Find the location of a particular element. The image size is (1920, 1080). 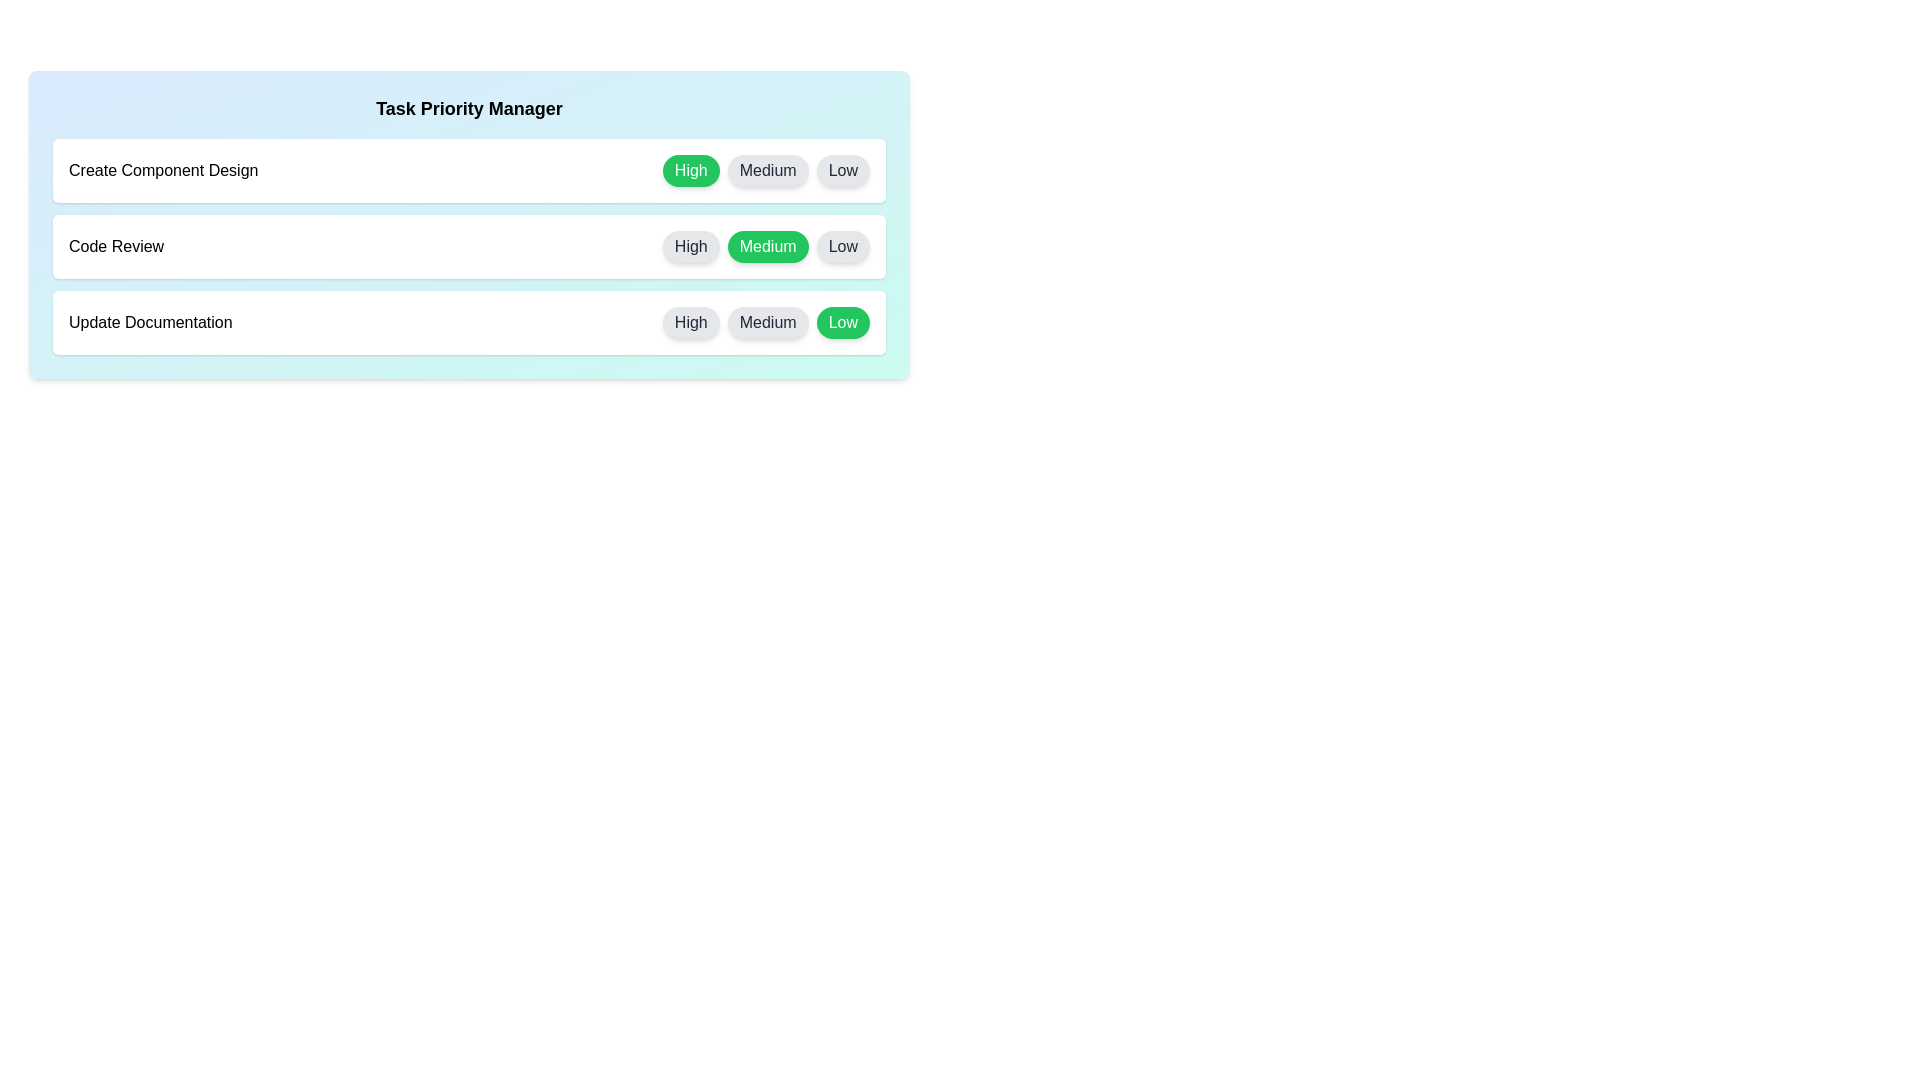

the Medium button for the task 'Update Documentation' to set its priority is located at coordinates (767, 322).